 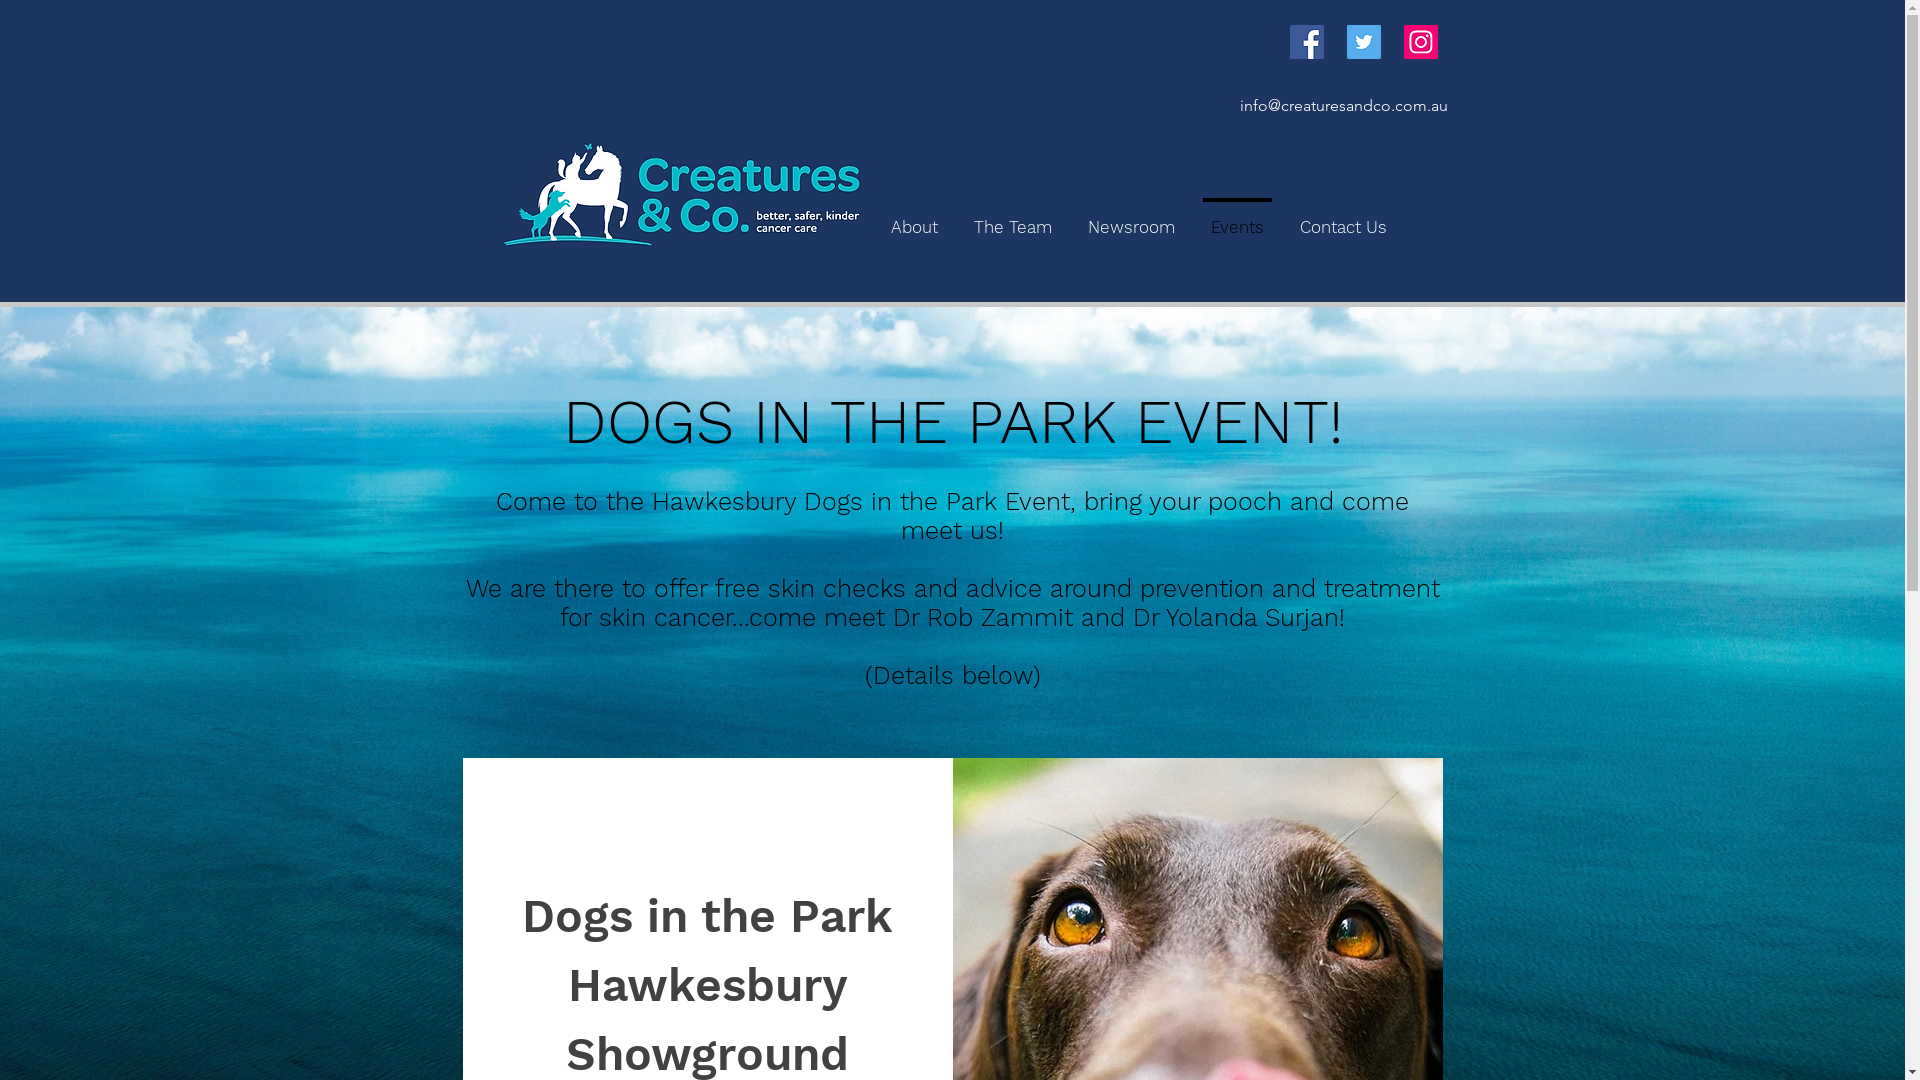 I want to click on 'info@creaturesandco.com.au', so click(x=1344, y=105).